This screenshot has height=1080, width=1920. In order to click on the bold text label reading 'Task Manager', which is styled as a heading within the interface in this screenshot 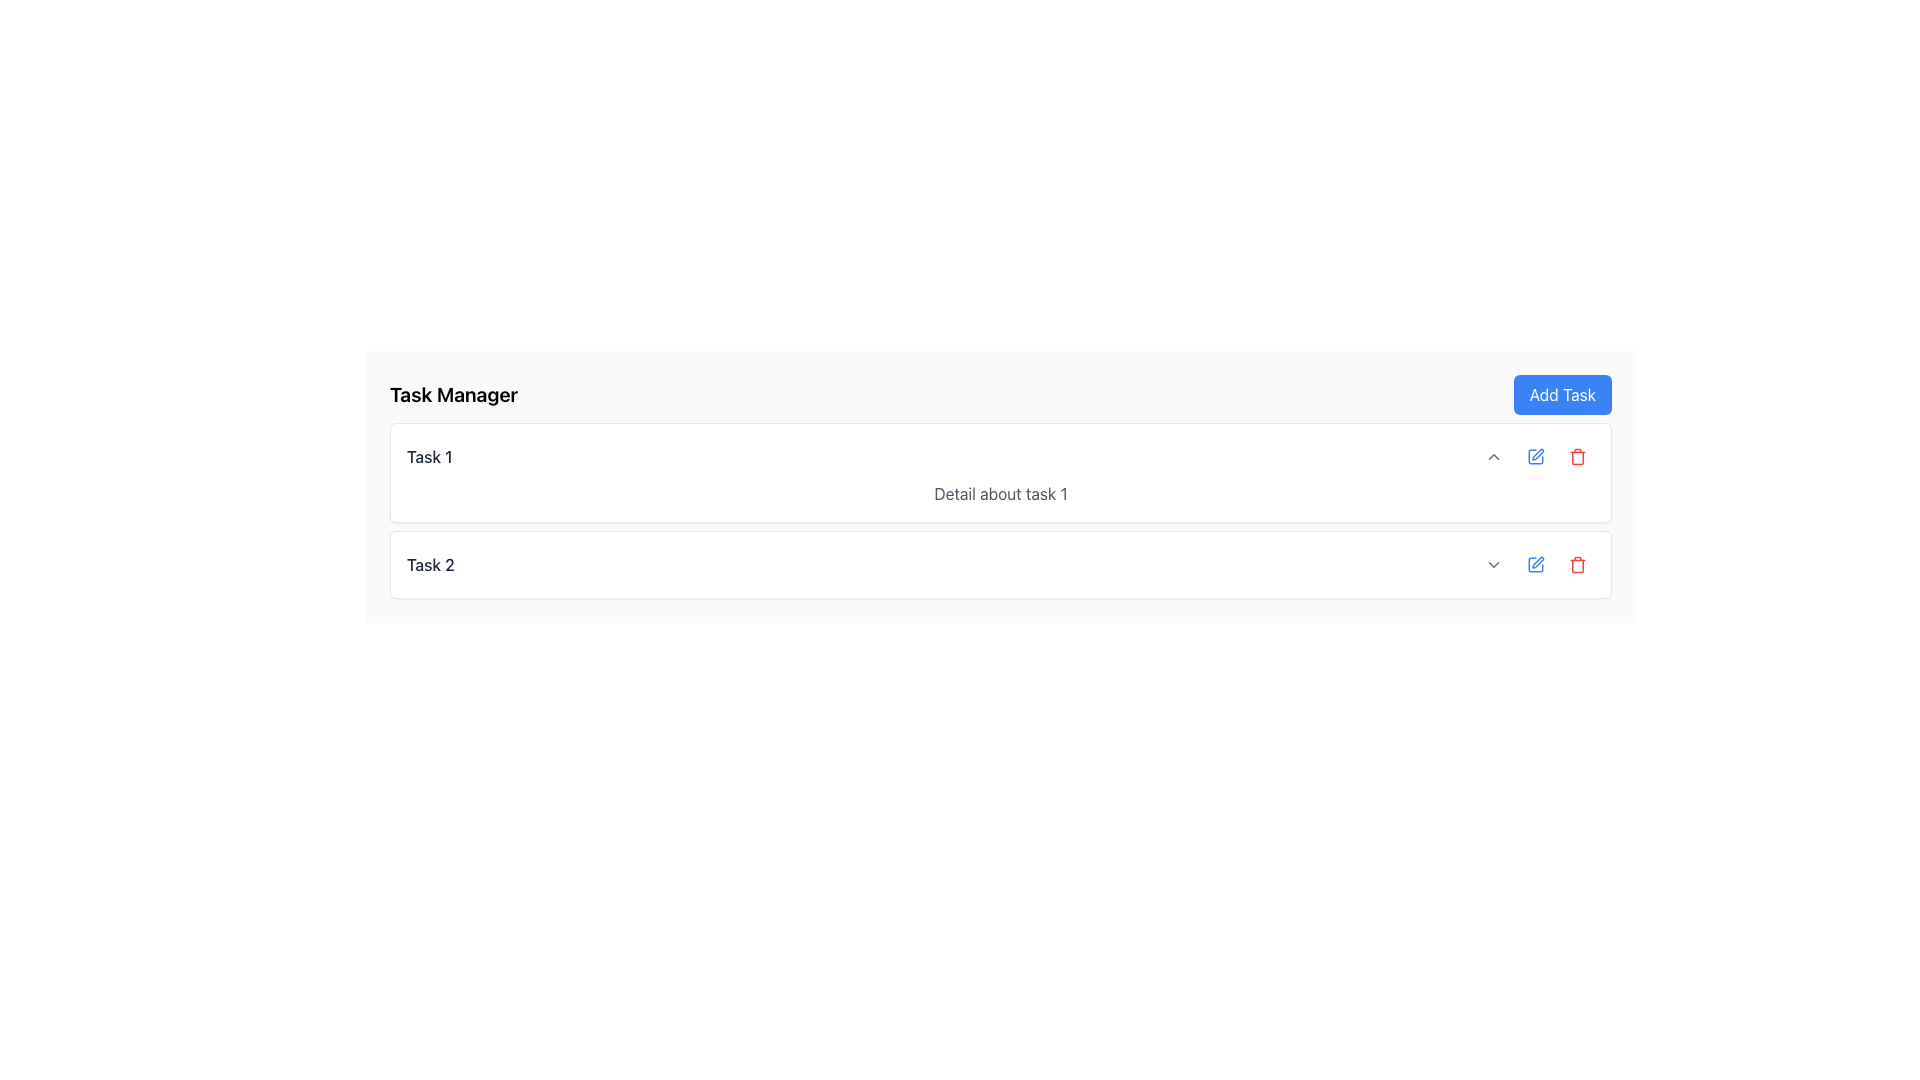, I will do `click(453, 394)`.